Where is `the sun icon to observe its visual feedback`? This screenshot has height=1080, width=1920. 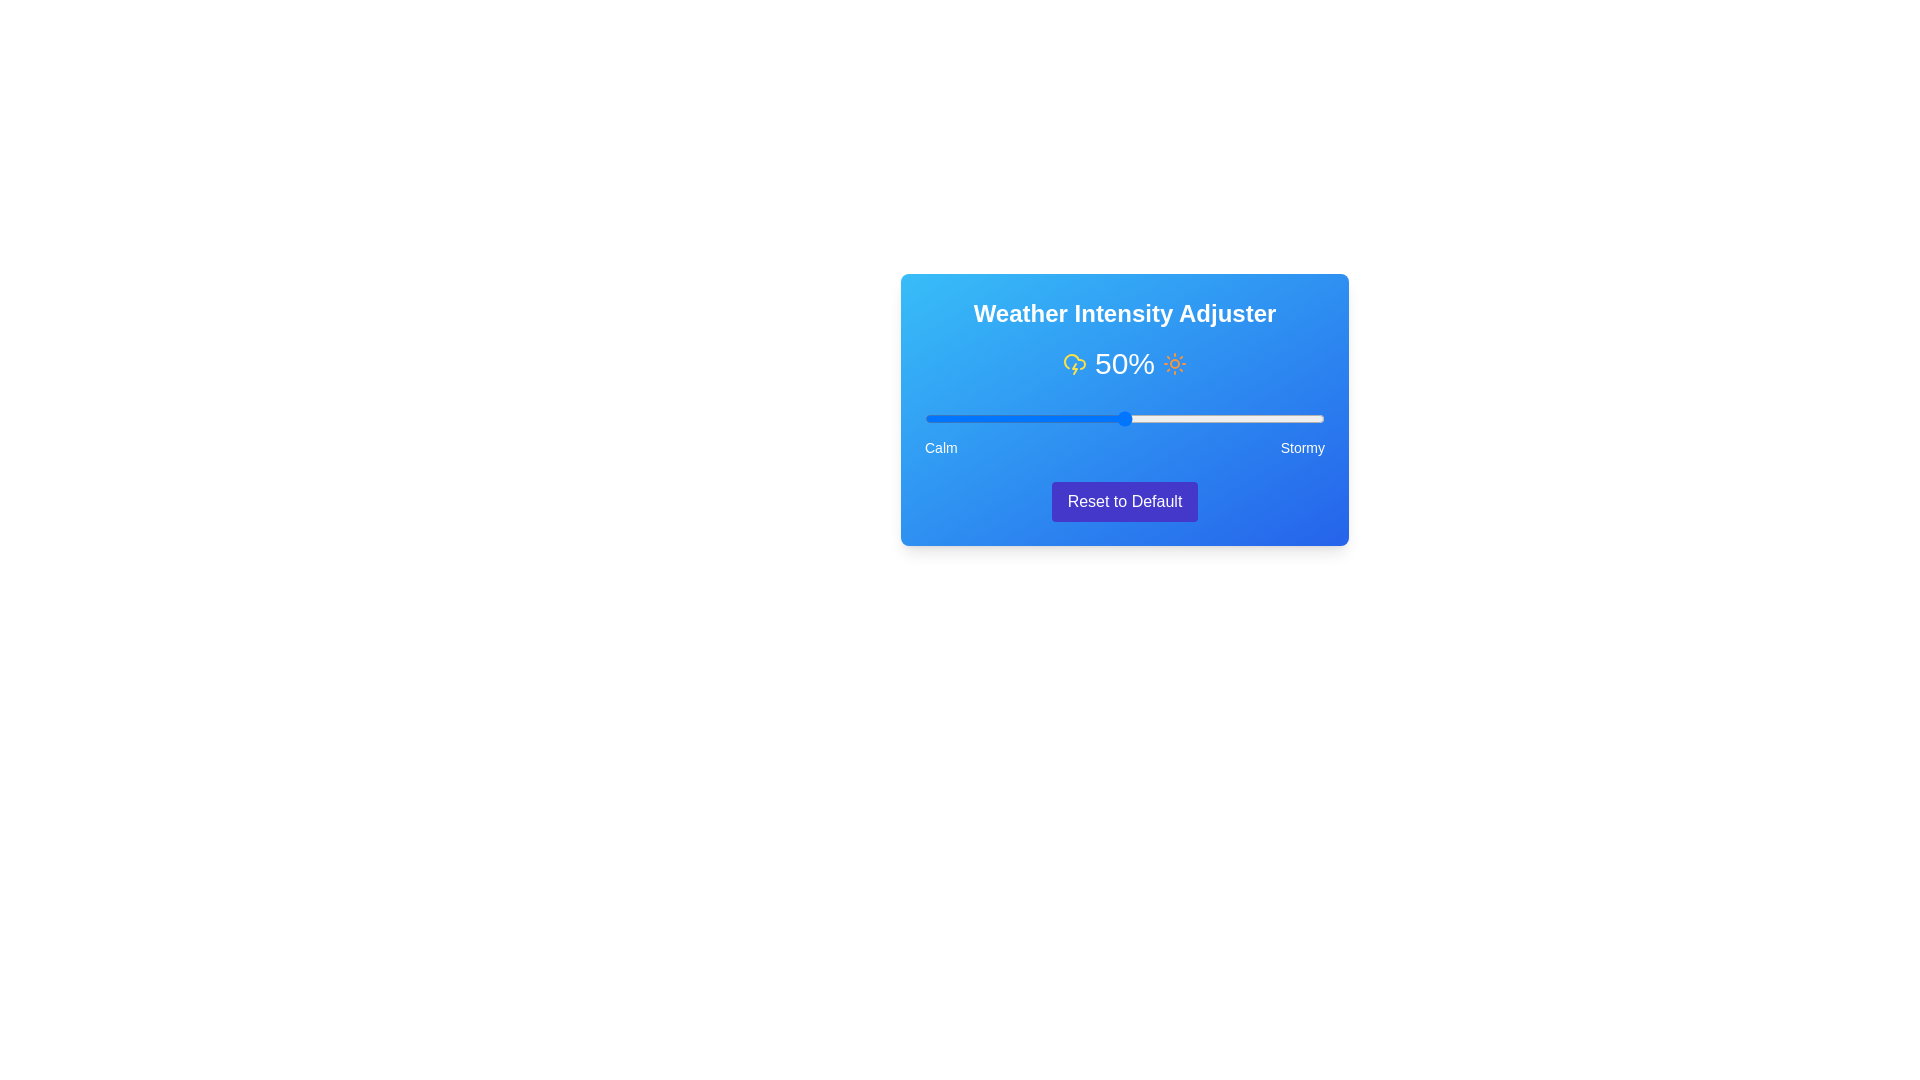
the sun icon to observe its visual feedback is located at coordinates (1175, 363).